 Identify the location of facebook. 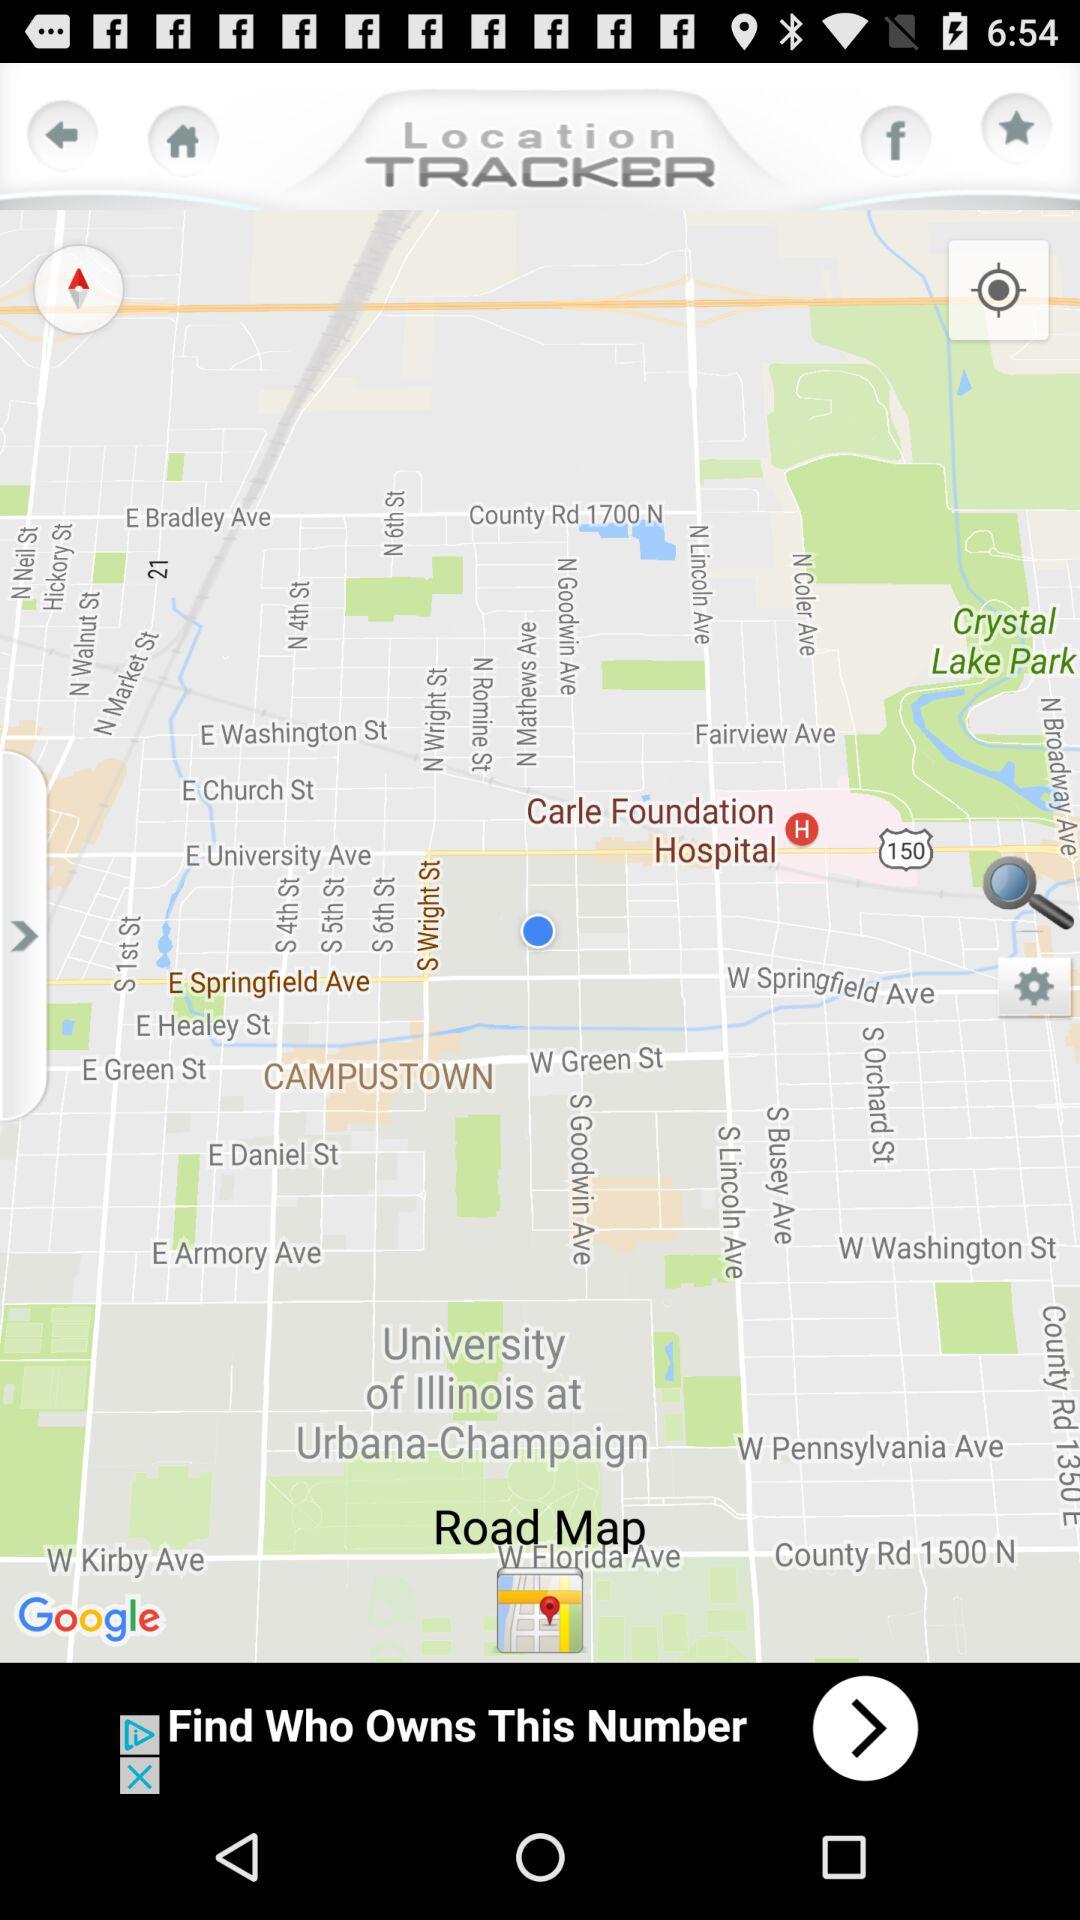
(895, 140).